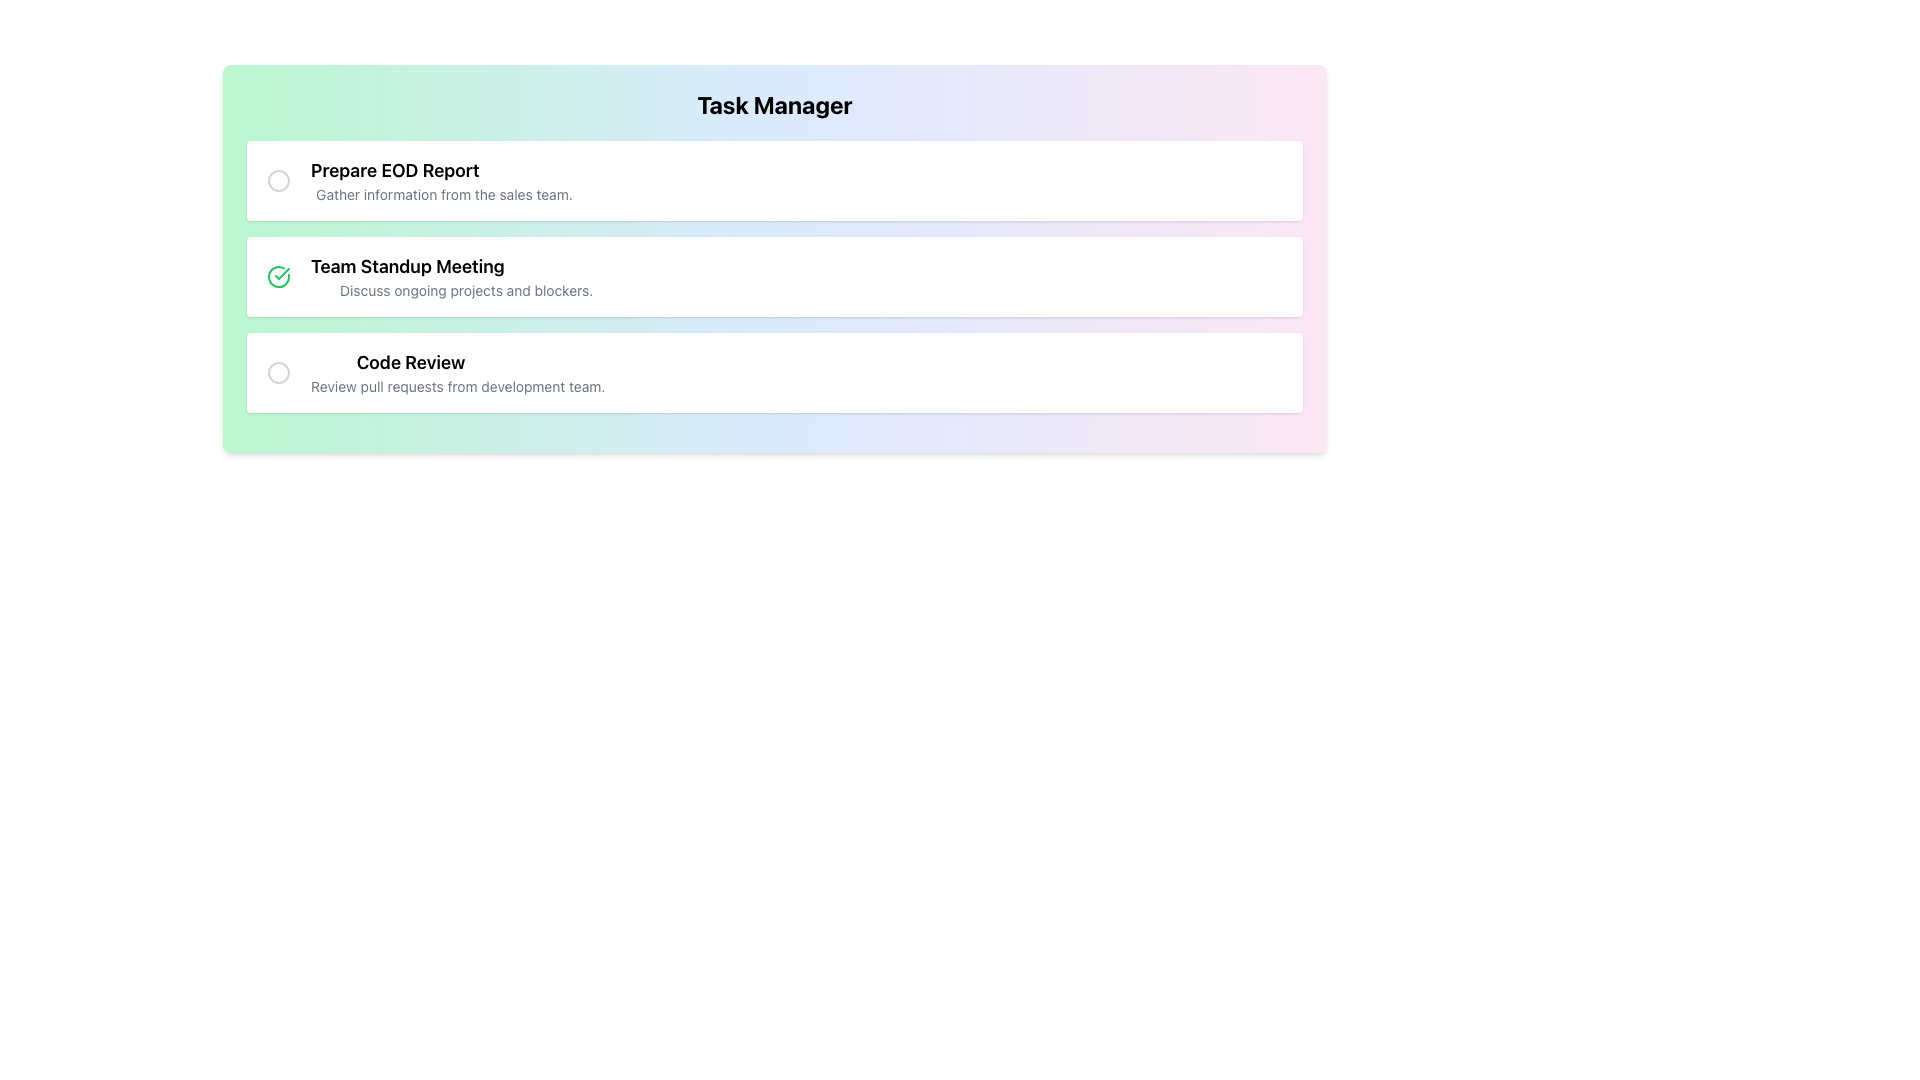 The height and width of the screenshot is (1080, 1920). What do you see at coordinates (433, 373) in the screenshot?
I see `the third task item in the Task Manager titled 'Code Review' with a low priority label in a green badge` at bounding box center [433, 373].